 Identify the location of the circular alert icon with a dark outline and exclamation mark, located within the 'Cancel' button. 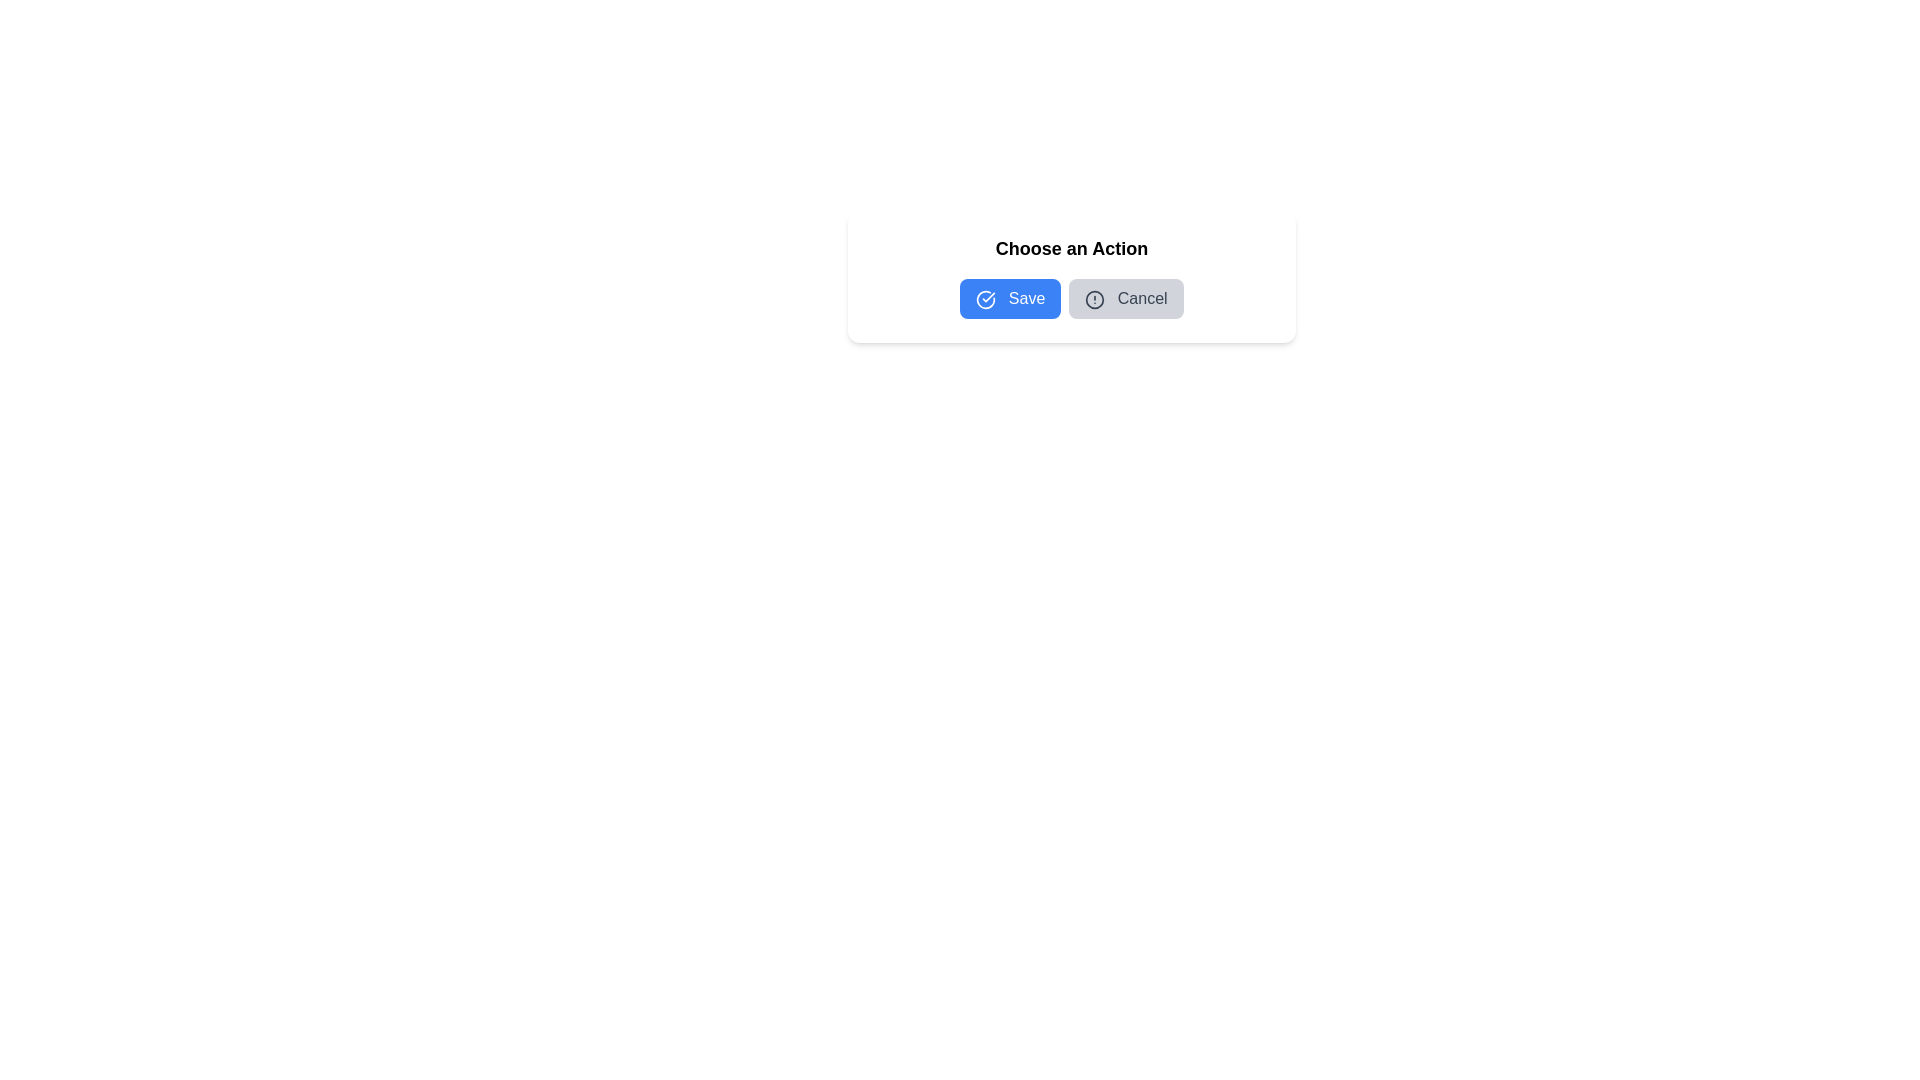
(1094, 299).